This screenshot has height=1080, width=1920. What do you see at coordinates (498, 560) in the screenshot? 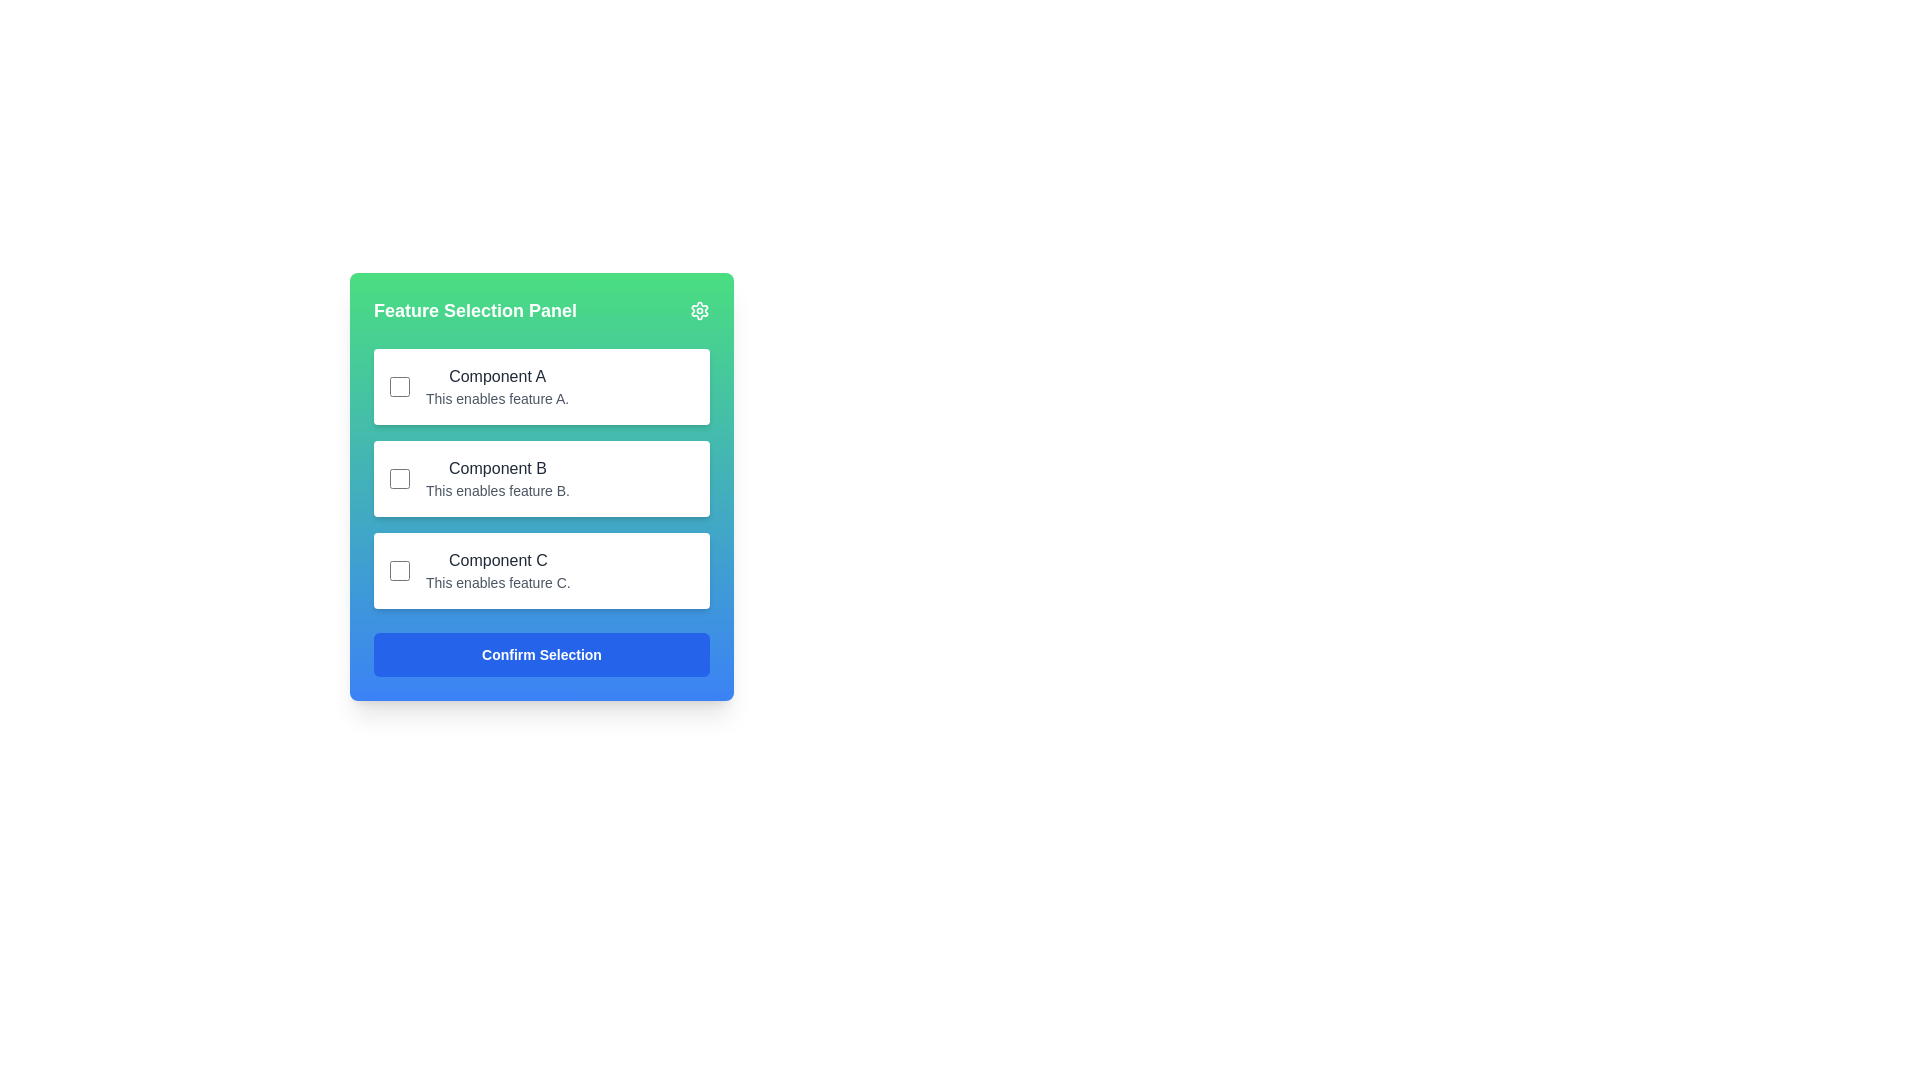
I see `the title label for Component C, which is the third label in a vertically stacked list of selection cards` at bounding box center [498, 560].